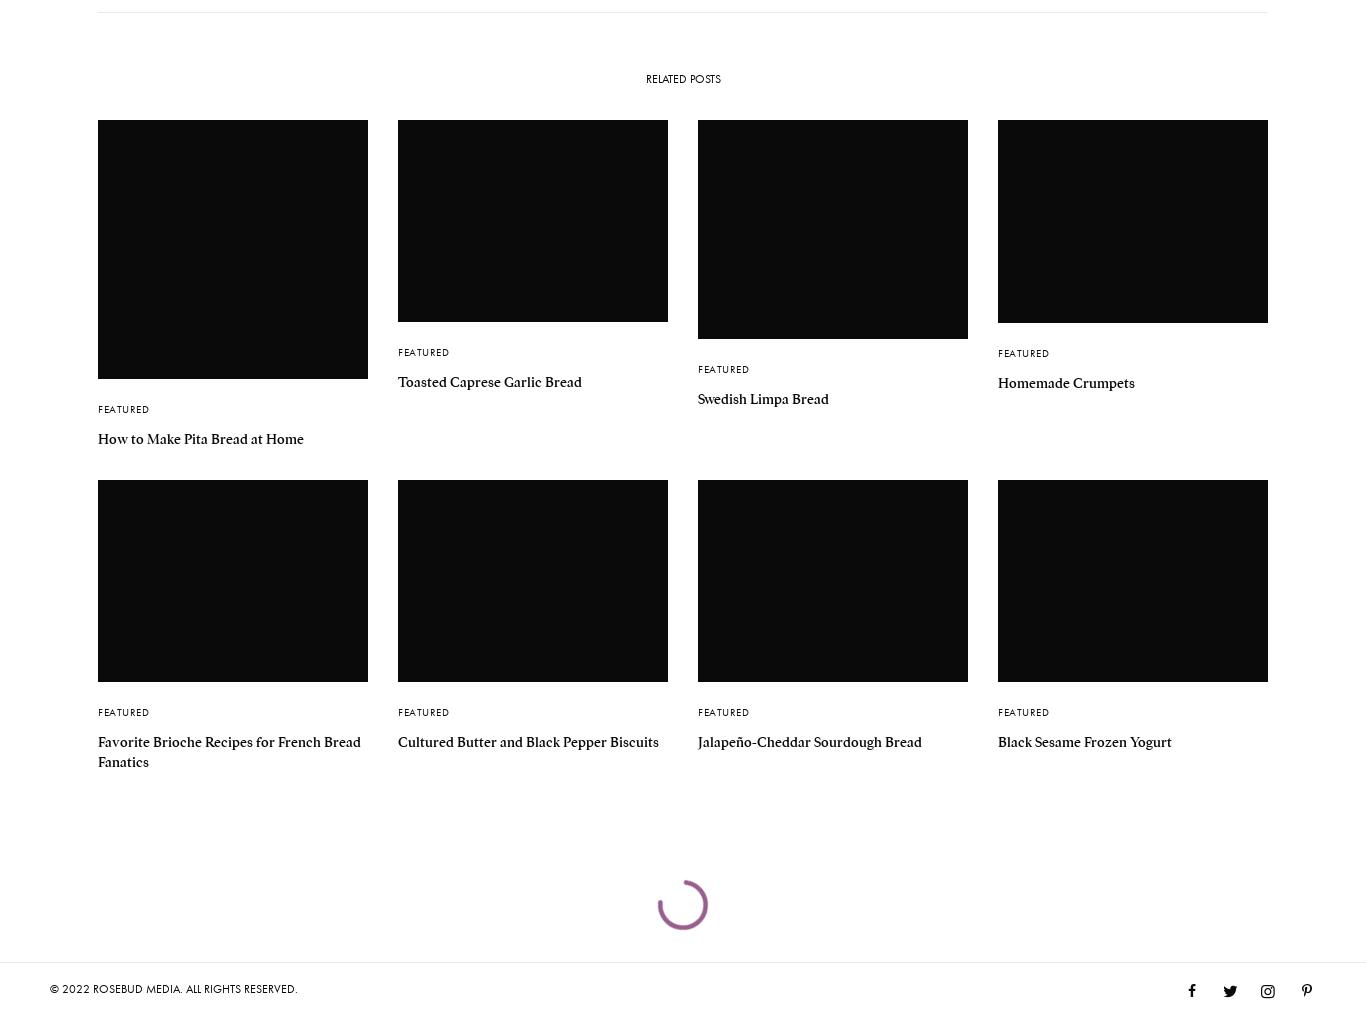  What do you see at coordinates (1065, 382) in the screenshot?
I see `'Homemade Crumpets'` at bounding box center [1065, 382].